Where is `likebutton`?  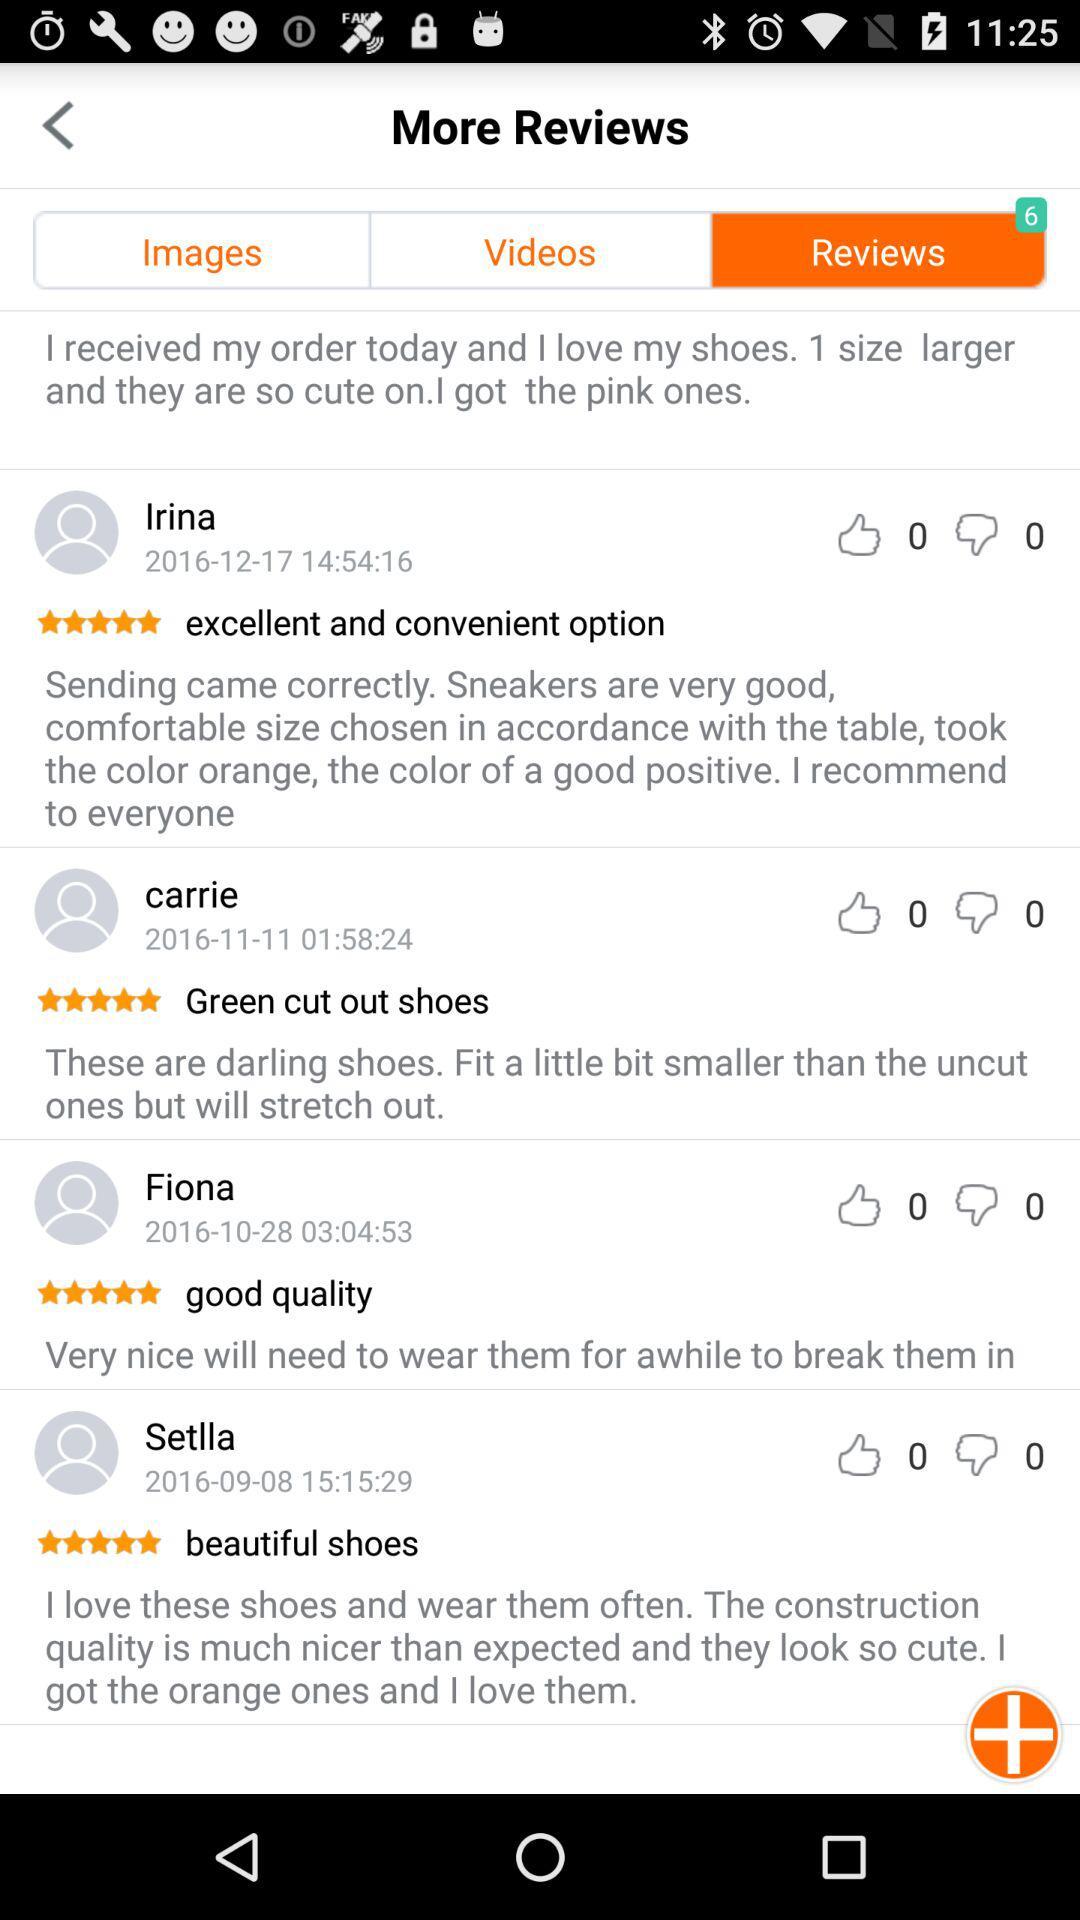
likebutton is located at coordinates (858, 534).